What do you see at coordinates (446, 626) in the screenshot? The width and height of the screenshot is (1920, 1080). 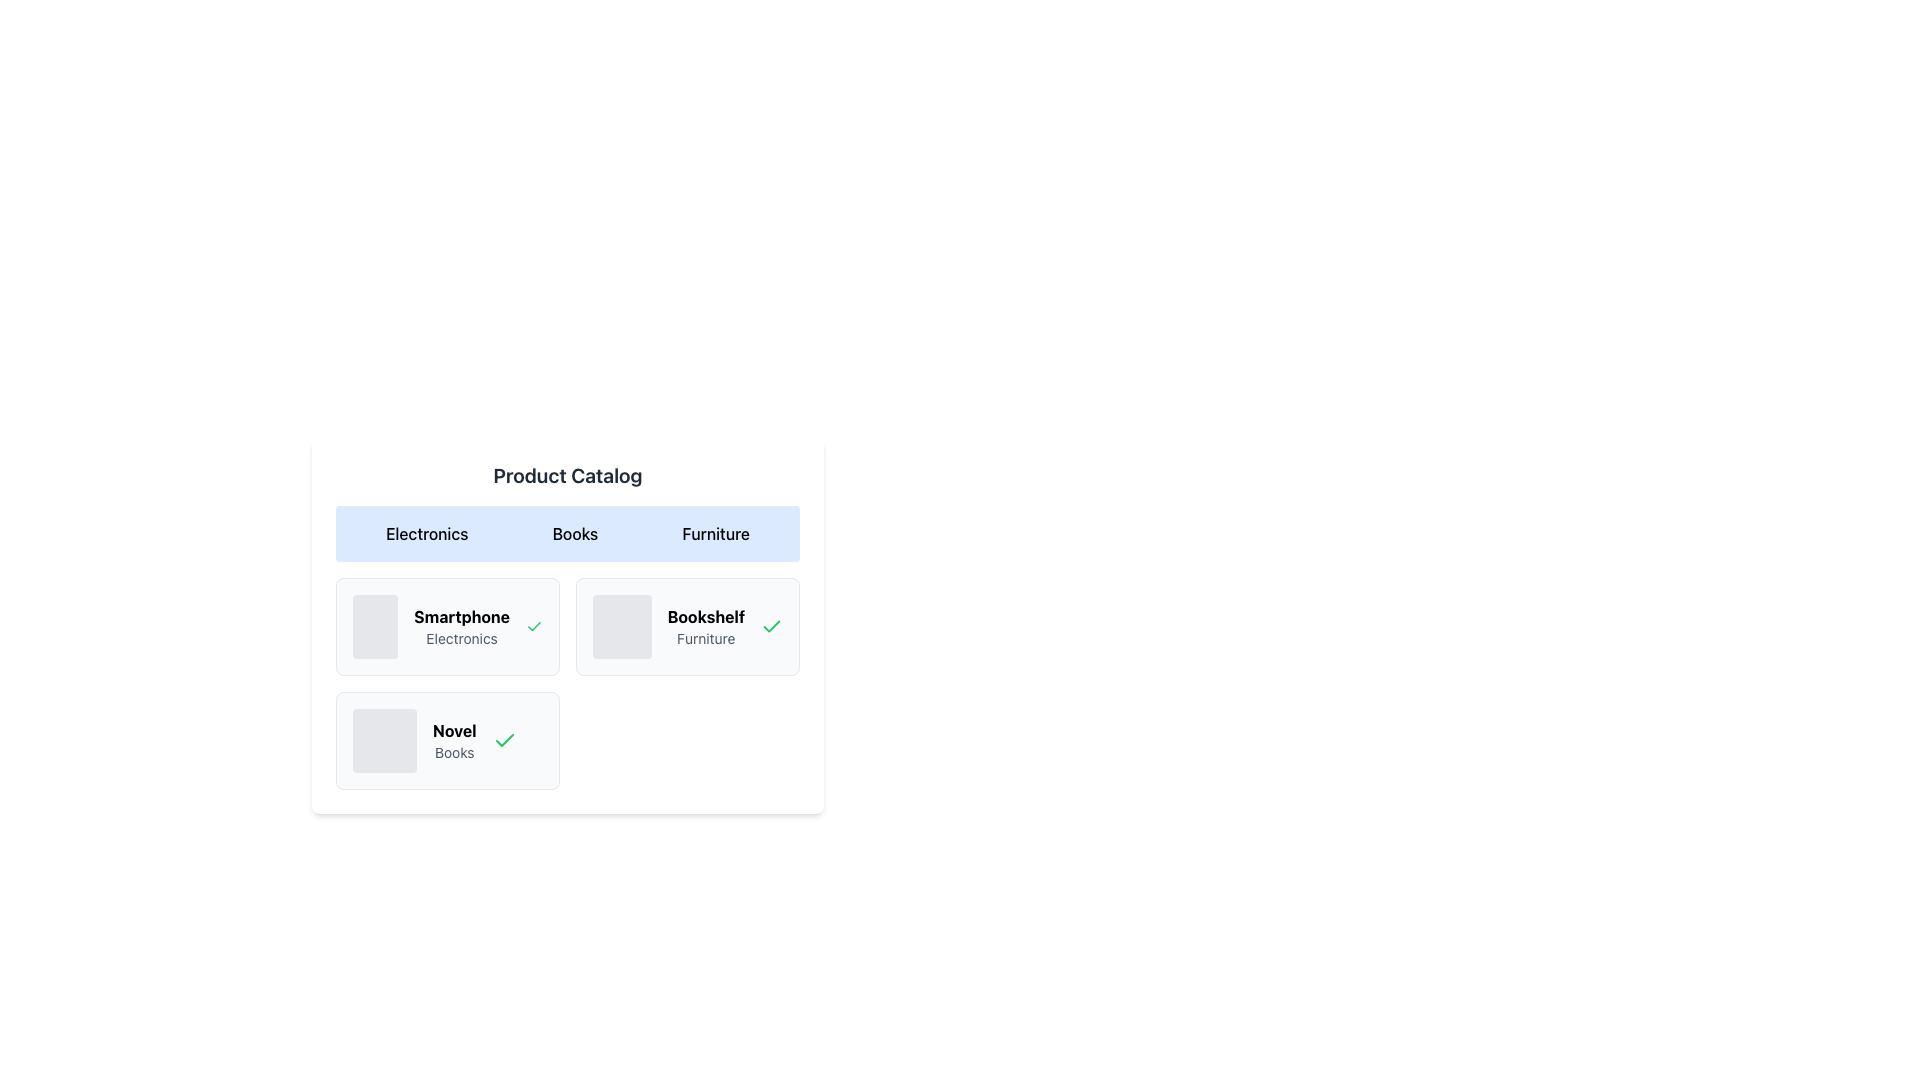 I see `the first card in the grid layout under the 'Electronics' column, which has a light gray background, rounded corners, and contains the title 'Smartphone' and subtitle 'Electronics'` at bounding box center [446, 626].